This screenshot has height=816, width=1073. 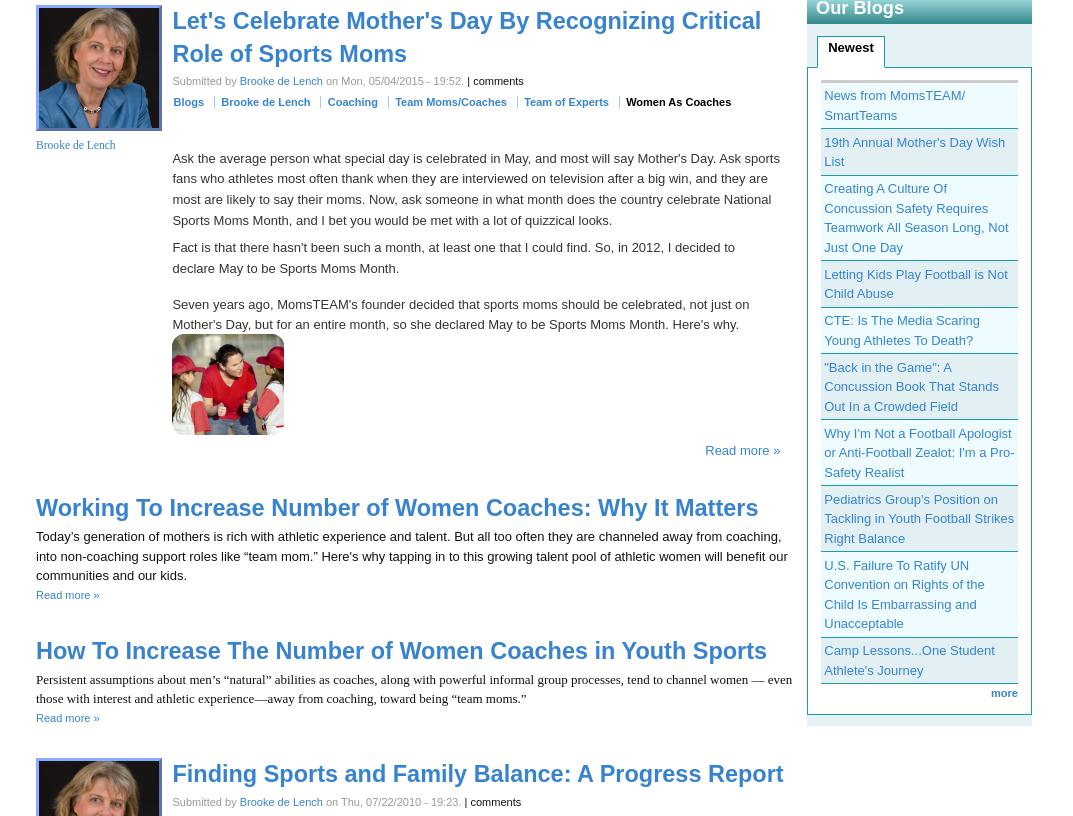 I want to click on 'Creating A Culture Of Concussion Safety Requires Teamwork All Season Long, Not Just One Day', so click(x=823, y=216).